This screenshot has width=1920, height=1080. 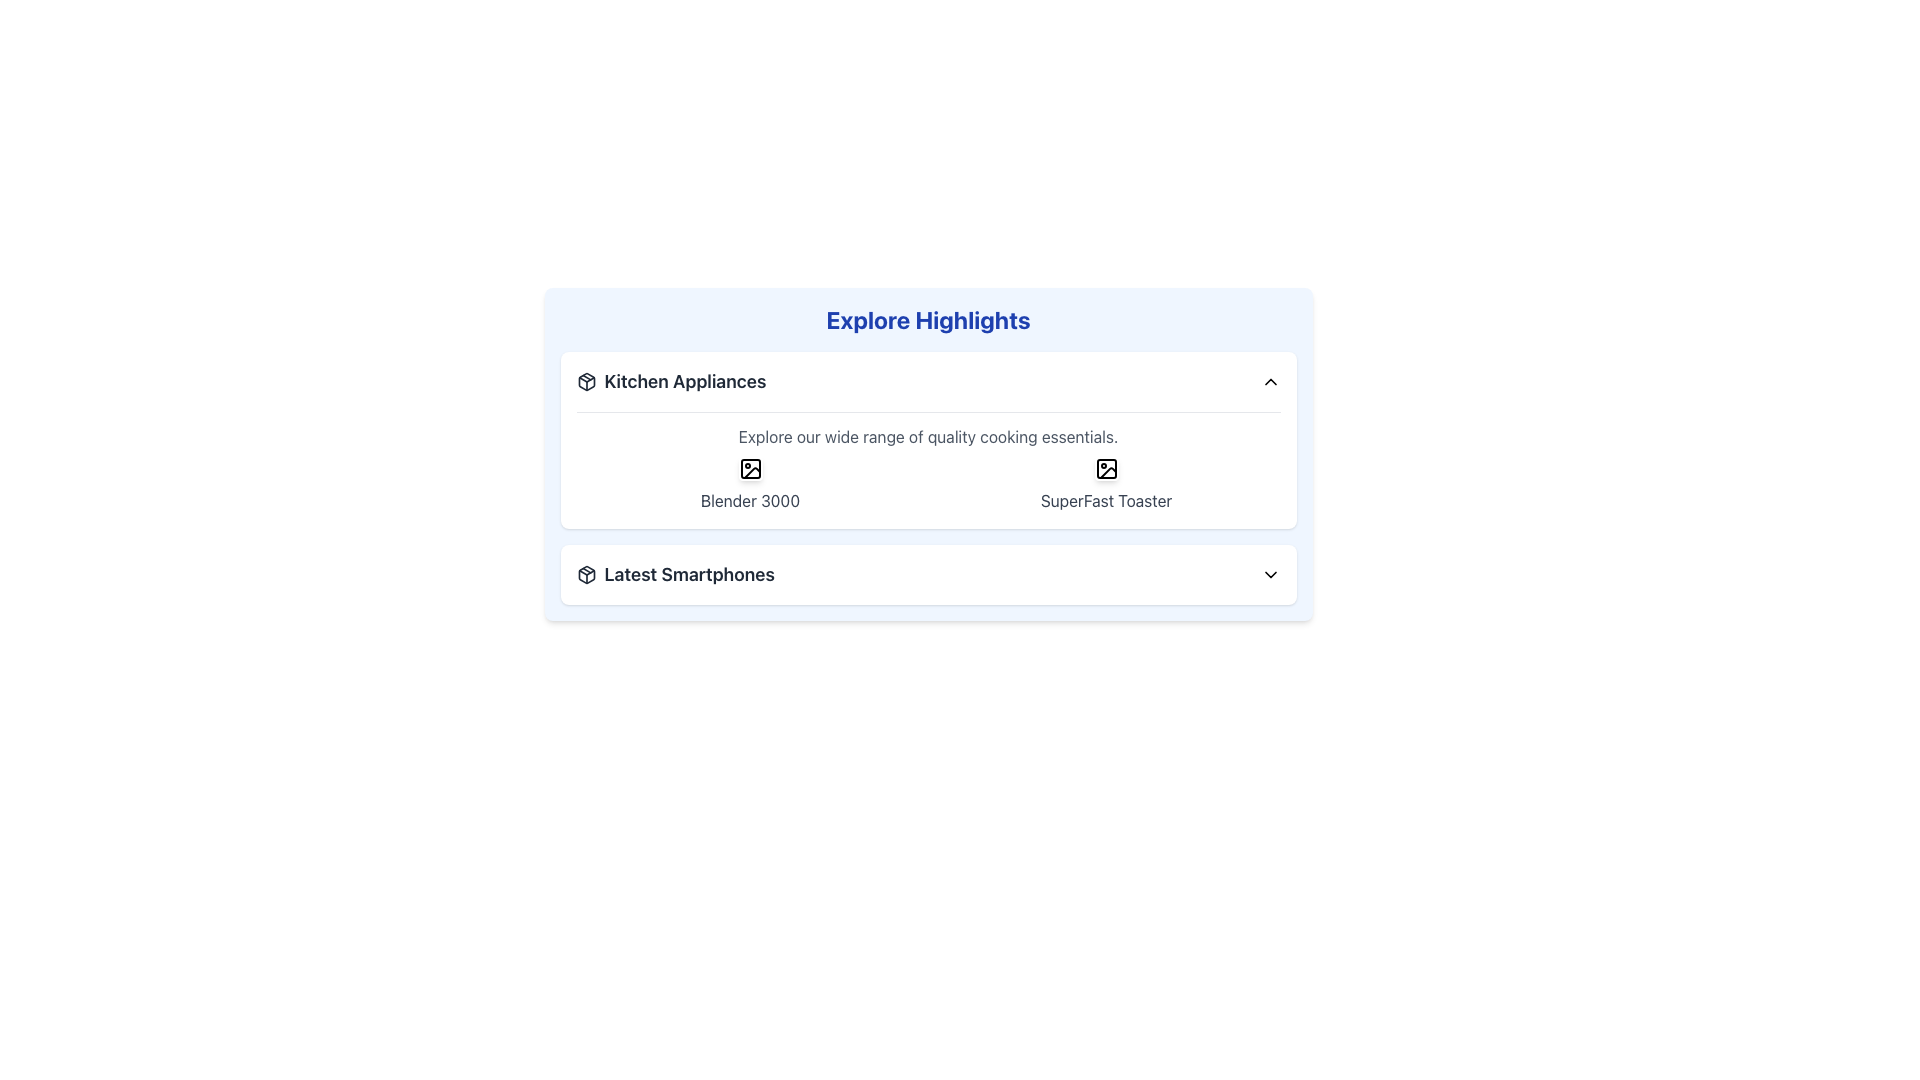 I want to click on the decorative rectangle located in the upper-left region of the 'Blender 3000' product image, which has rounded corners and appears empty or solid color, so click(x=749, y=469).